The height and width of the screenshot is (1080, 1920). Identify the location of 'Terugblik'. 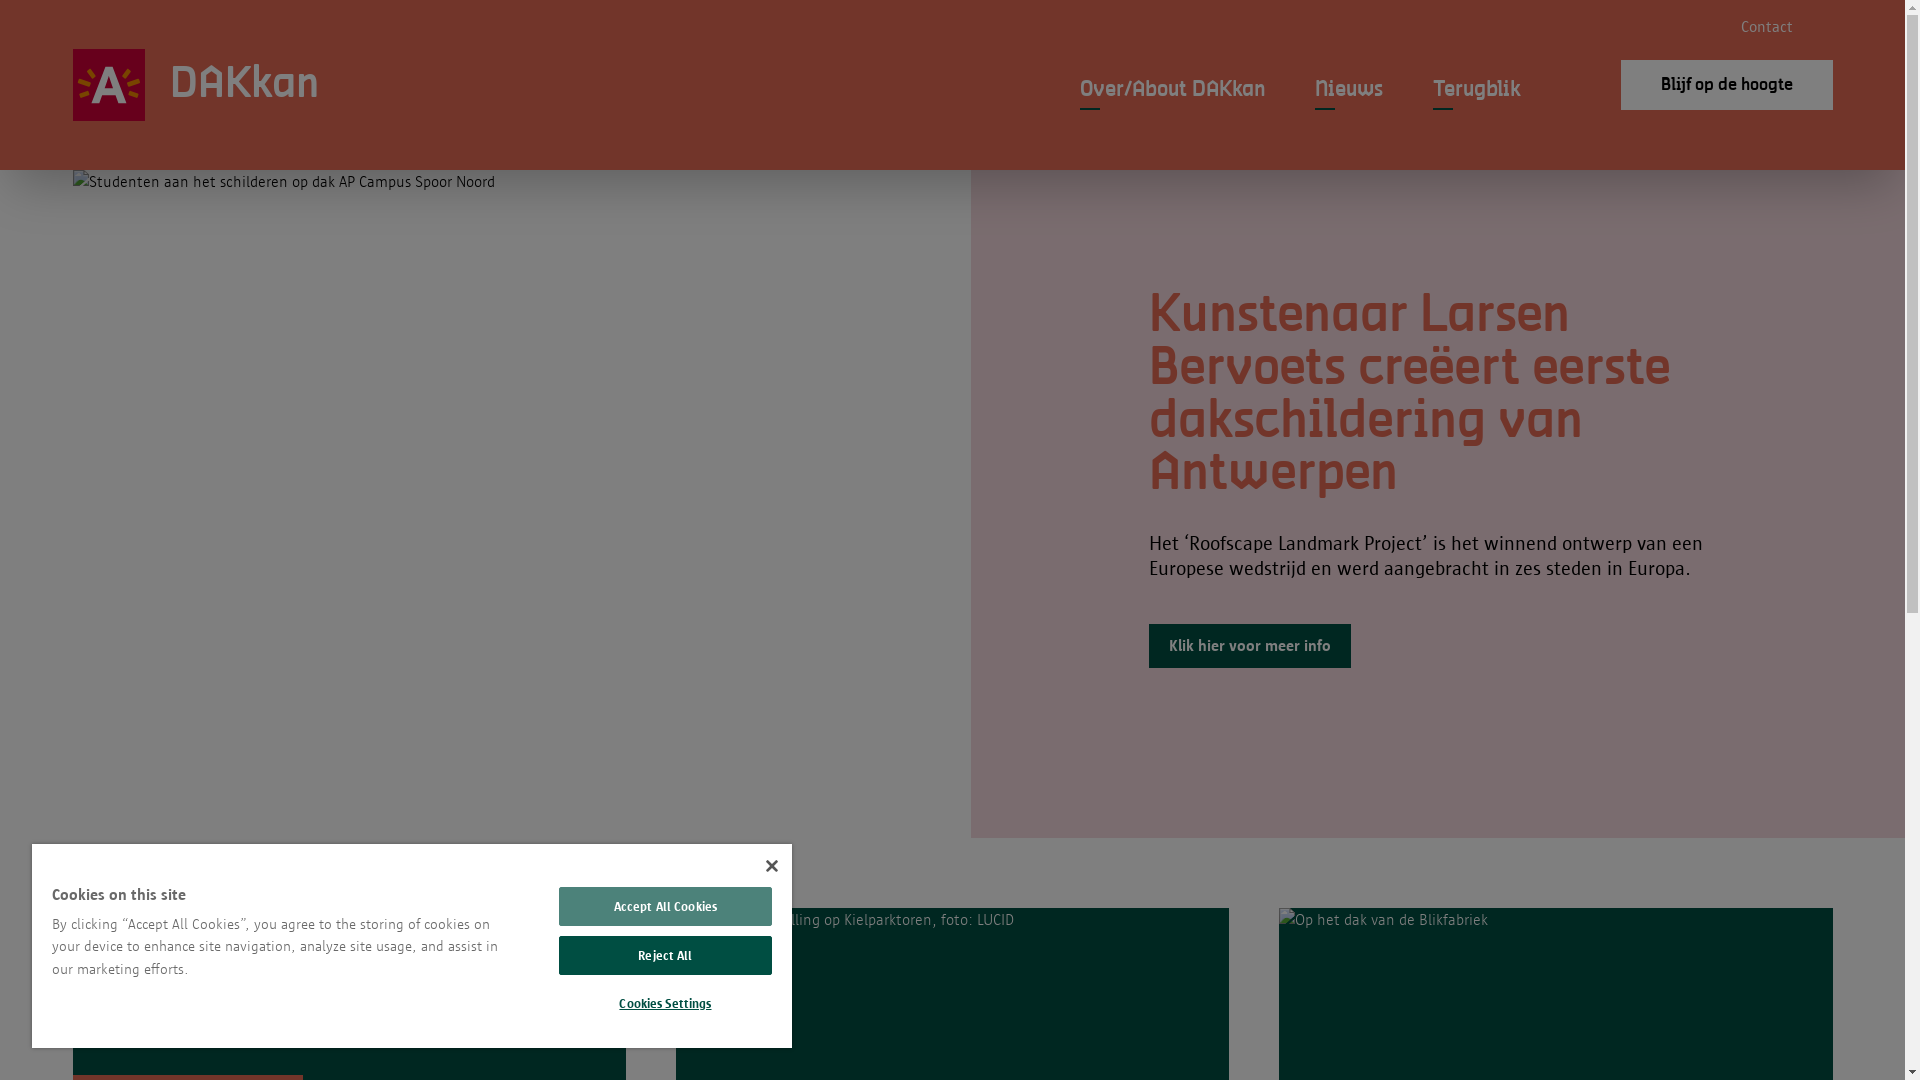
(1430, 95).